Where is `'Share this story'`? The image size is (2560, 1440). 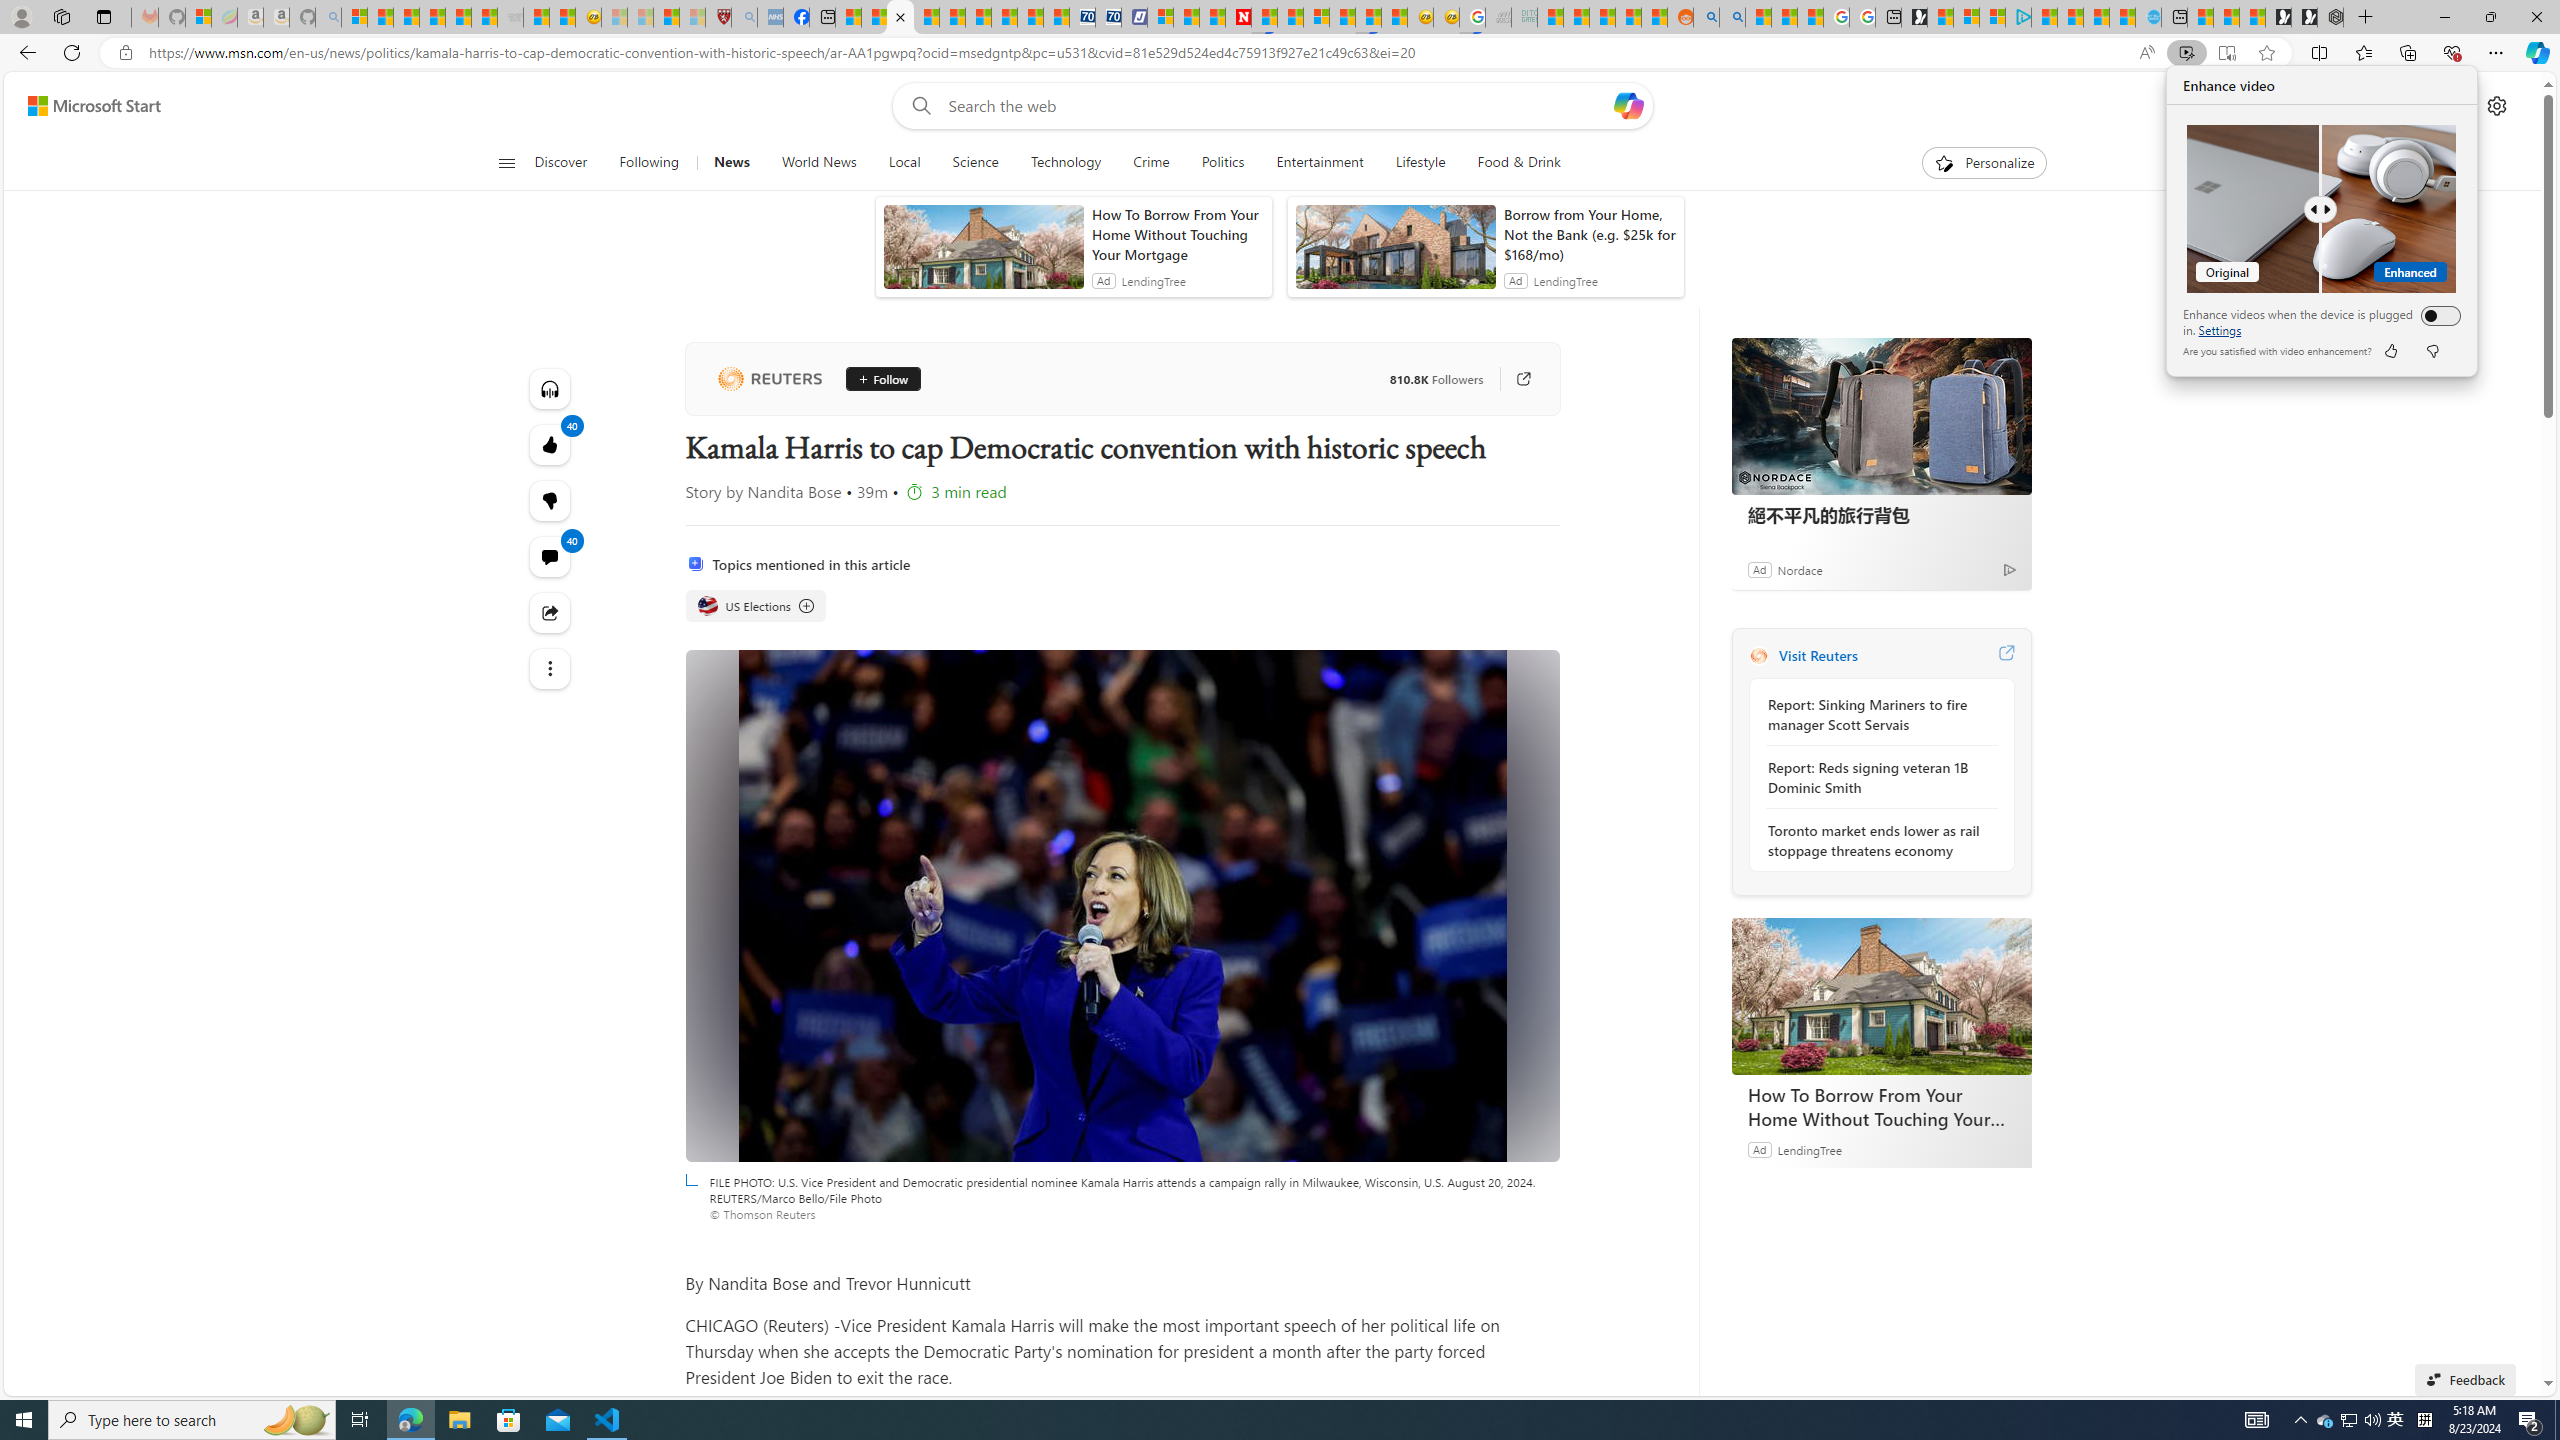 'Share this story' is located at coordinates (550, 612).